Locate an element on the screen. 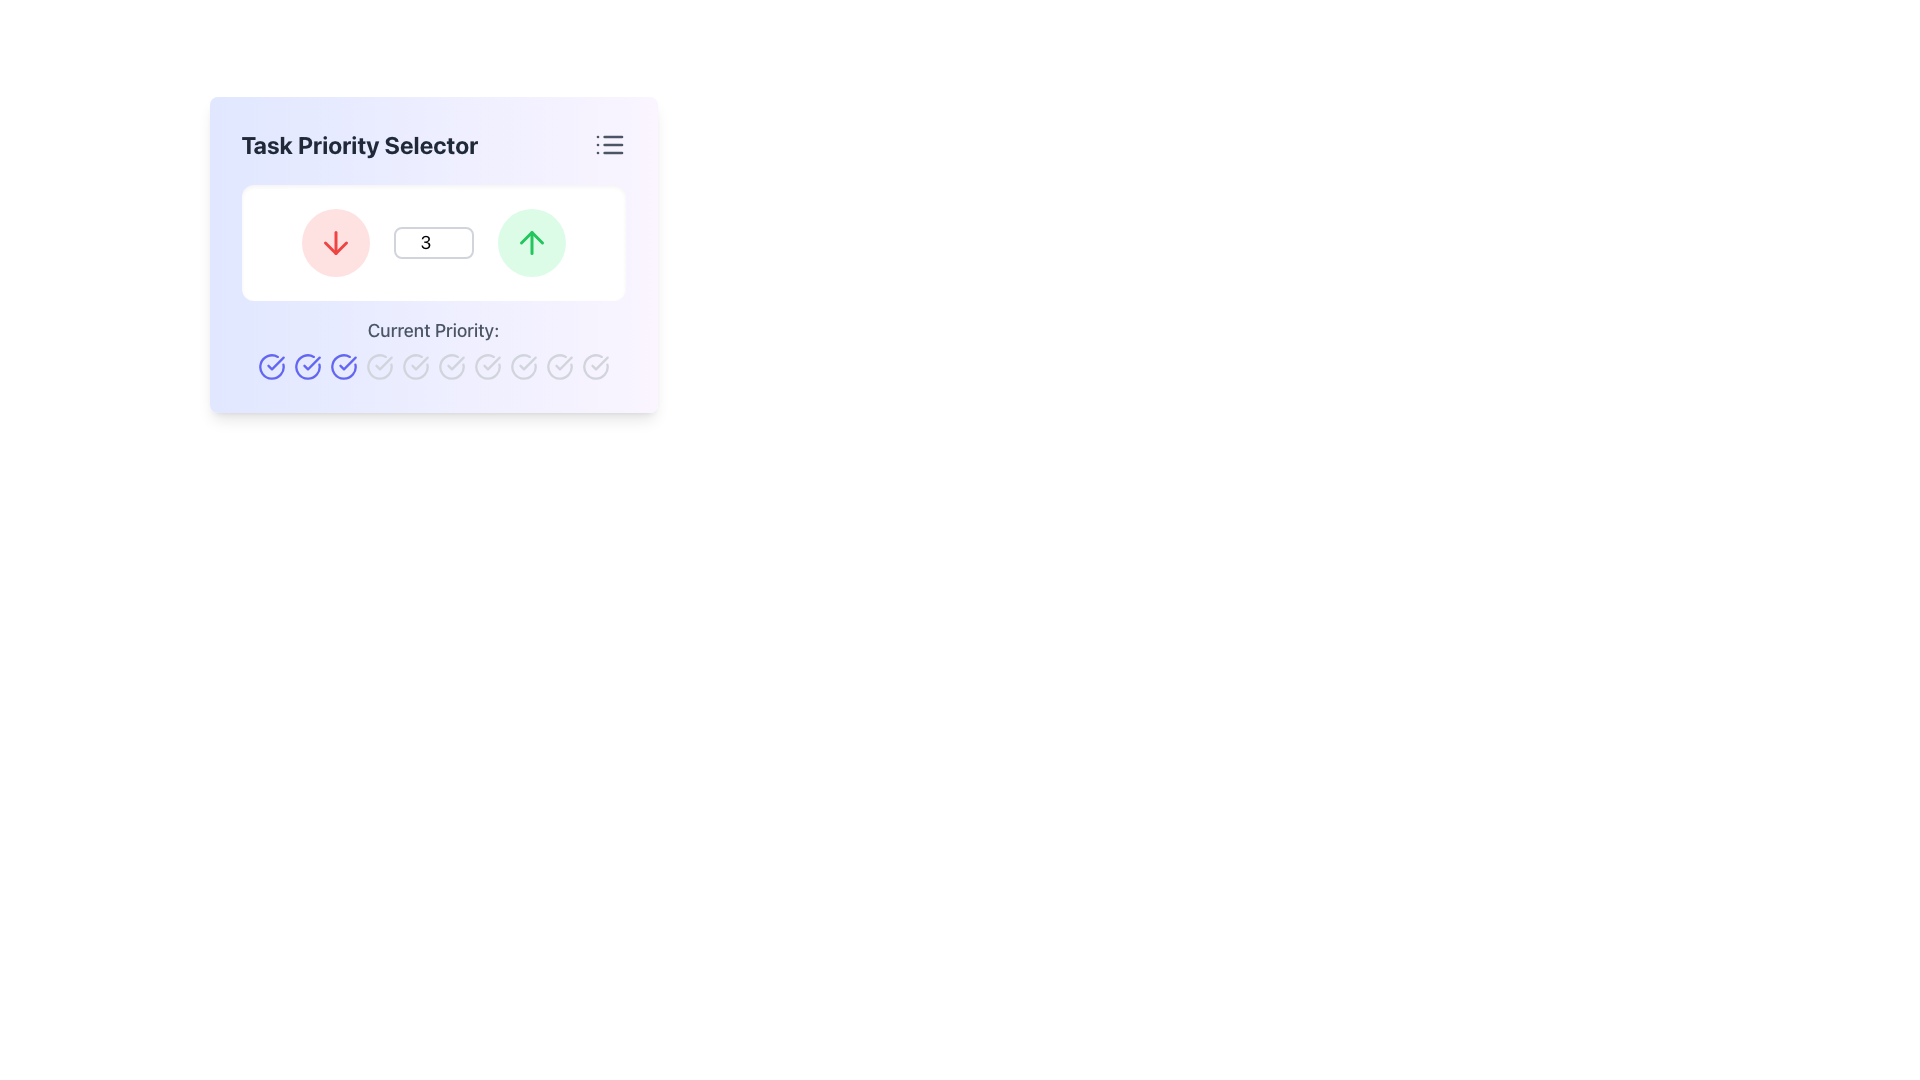  the second circular icon under the label 'Current Priority:' is located at coordinates (310, 363).